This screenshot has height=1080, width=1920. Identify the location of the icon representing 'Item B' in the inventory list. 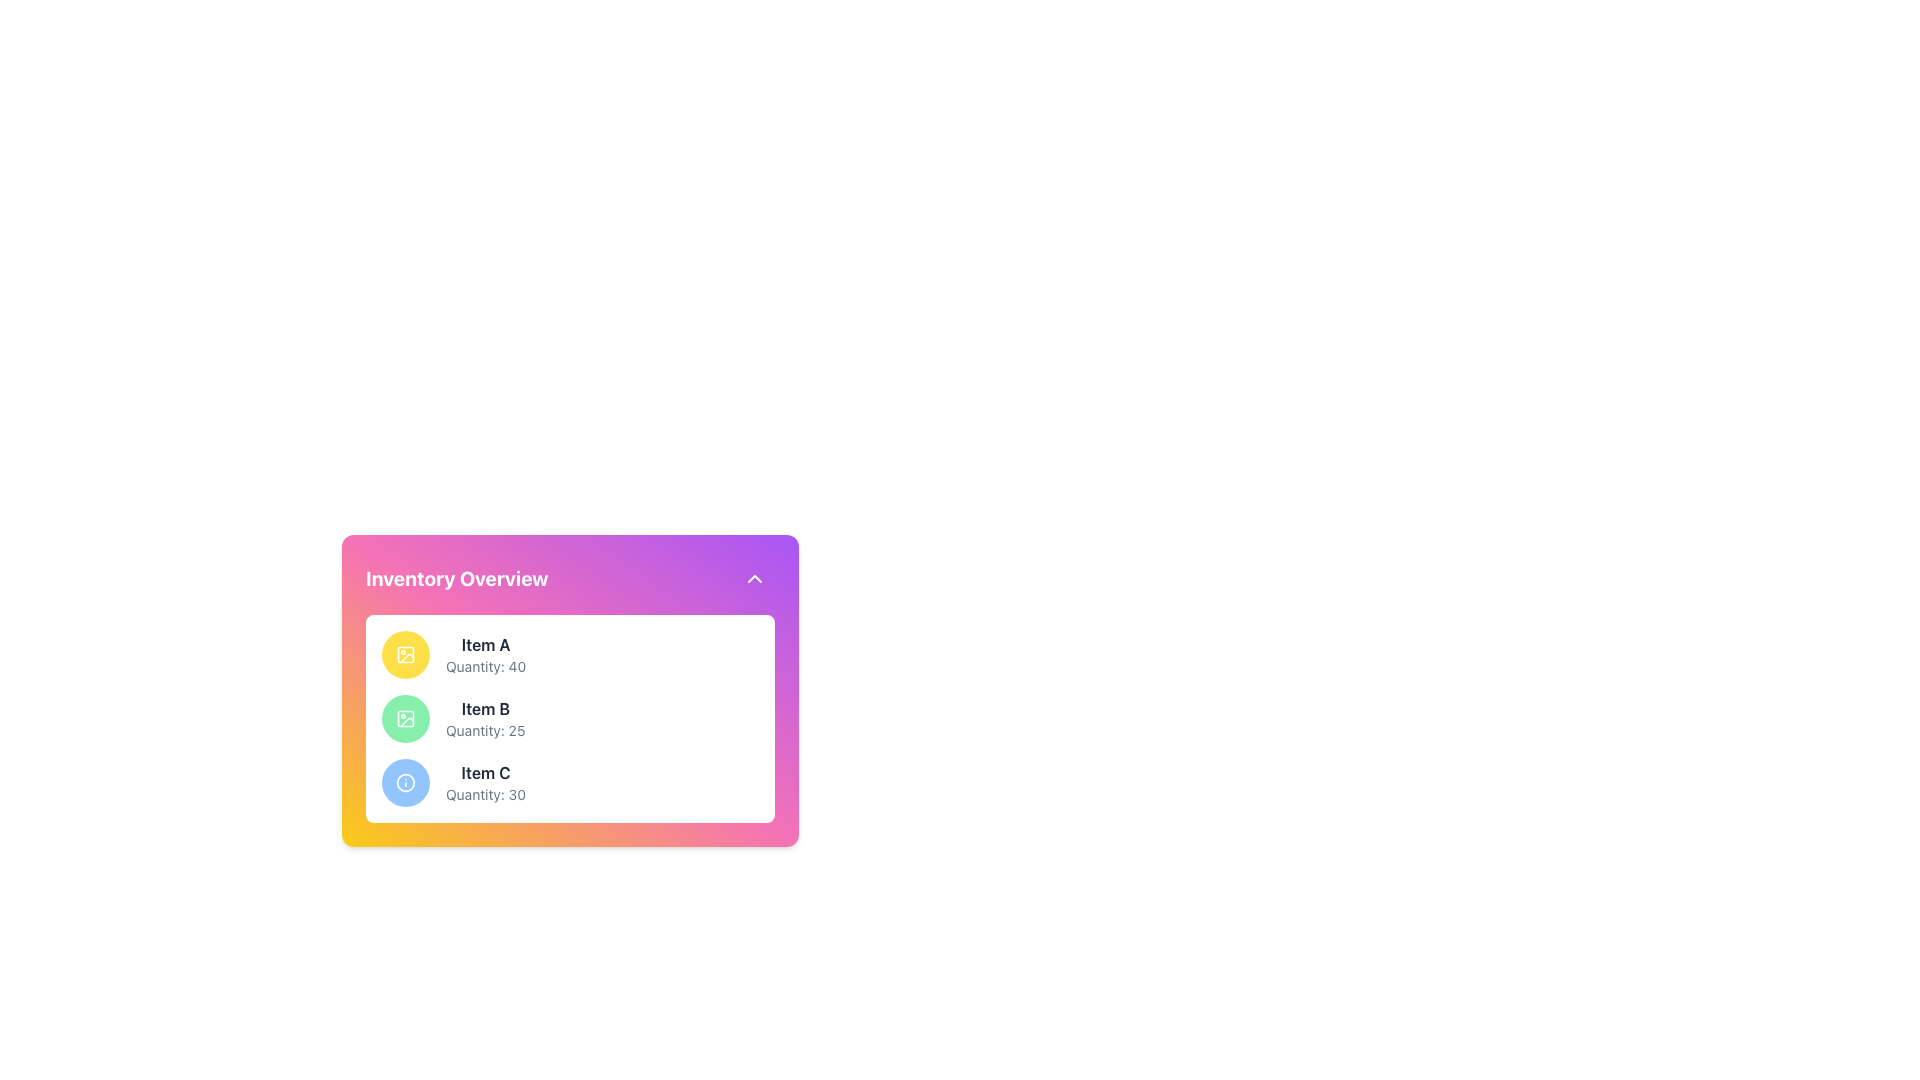
(405, 717).